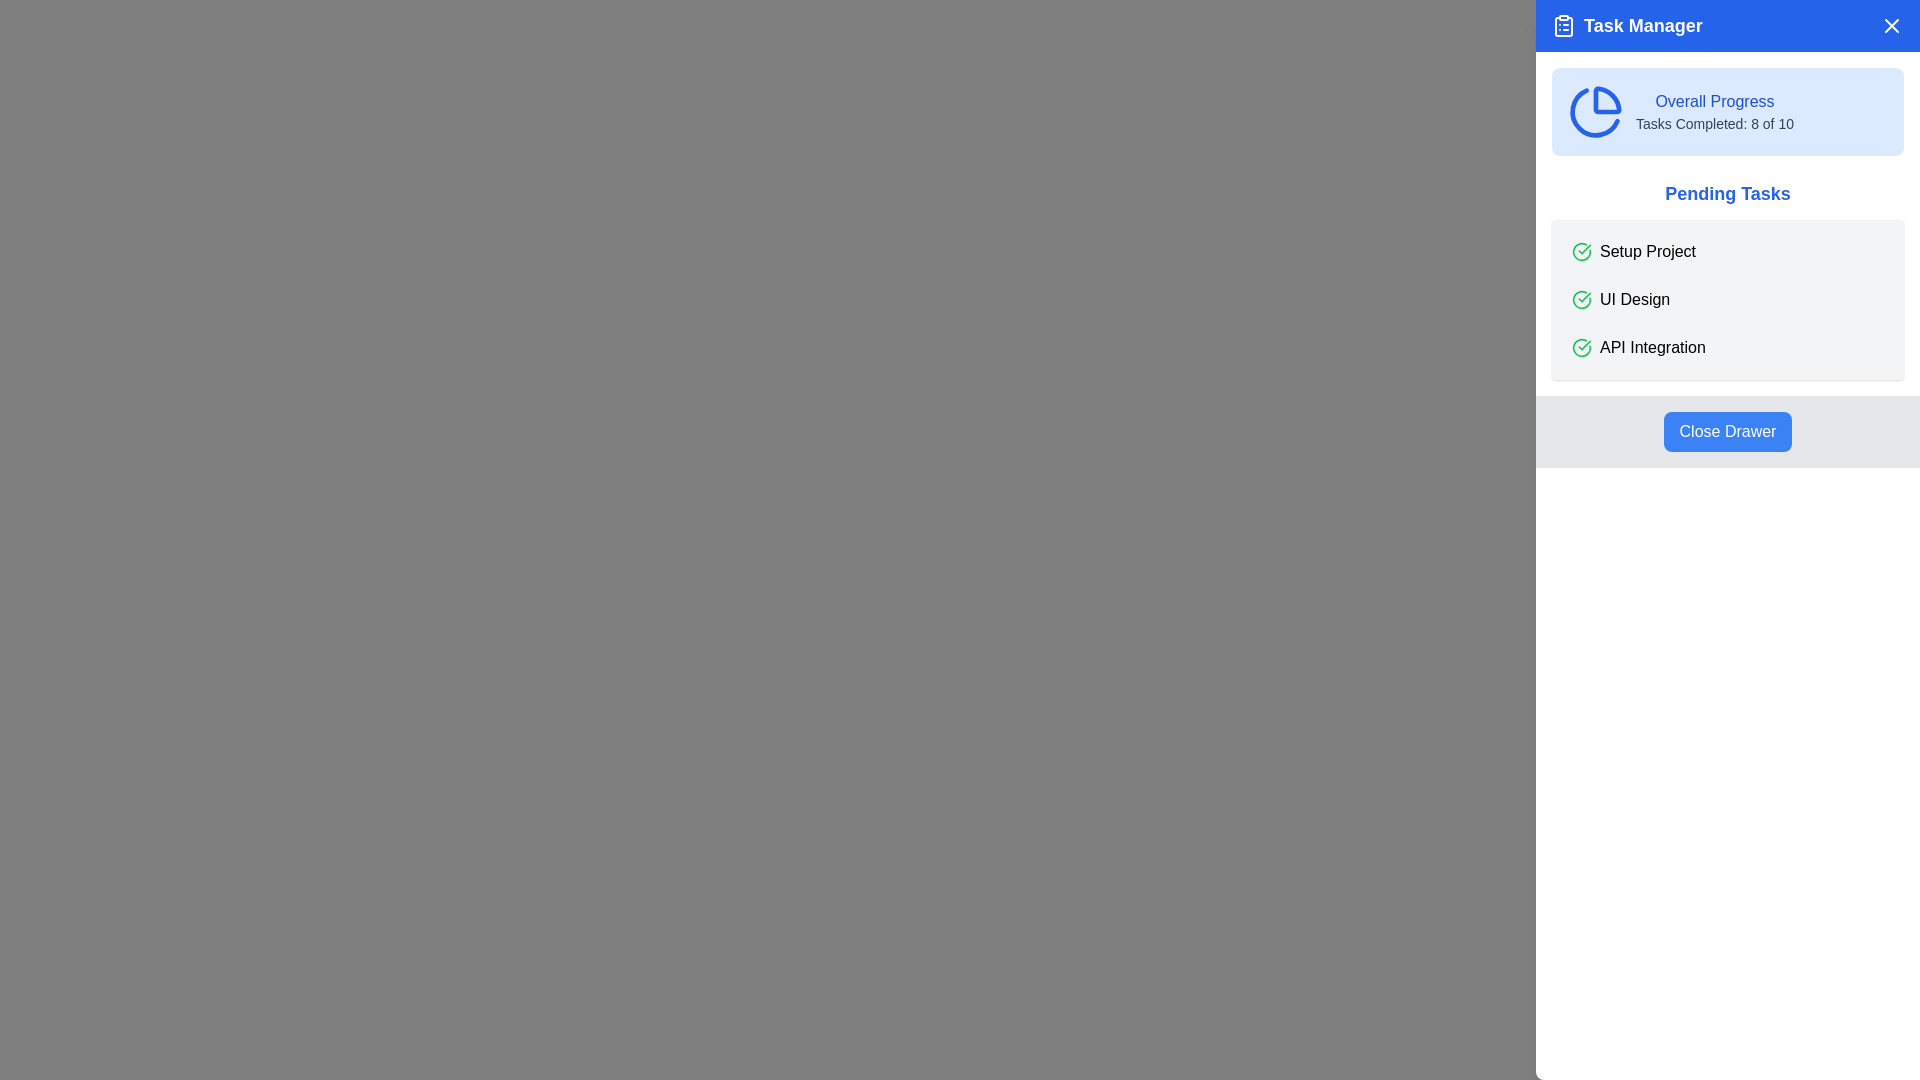  I want to click on the task entry labeled 'UI Design' with a light gray background, so click(1727, 300).